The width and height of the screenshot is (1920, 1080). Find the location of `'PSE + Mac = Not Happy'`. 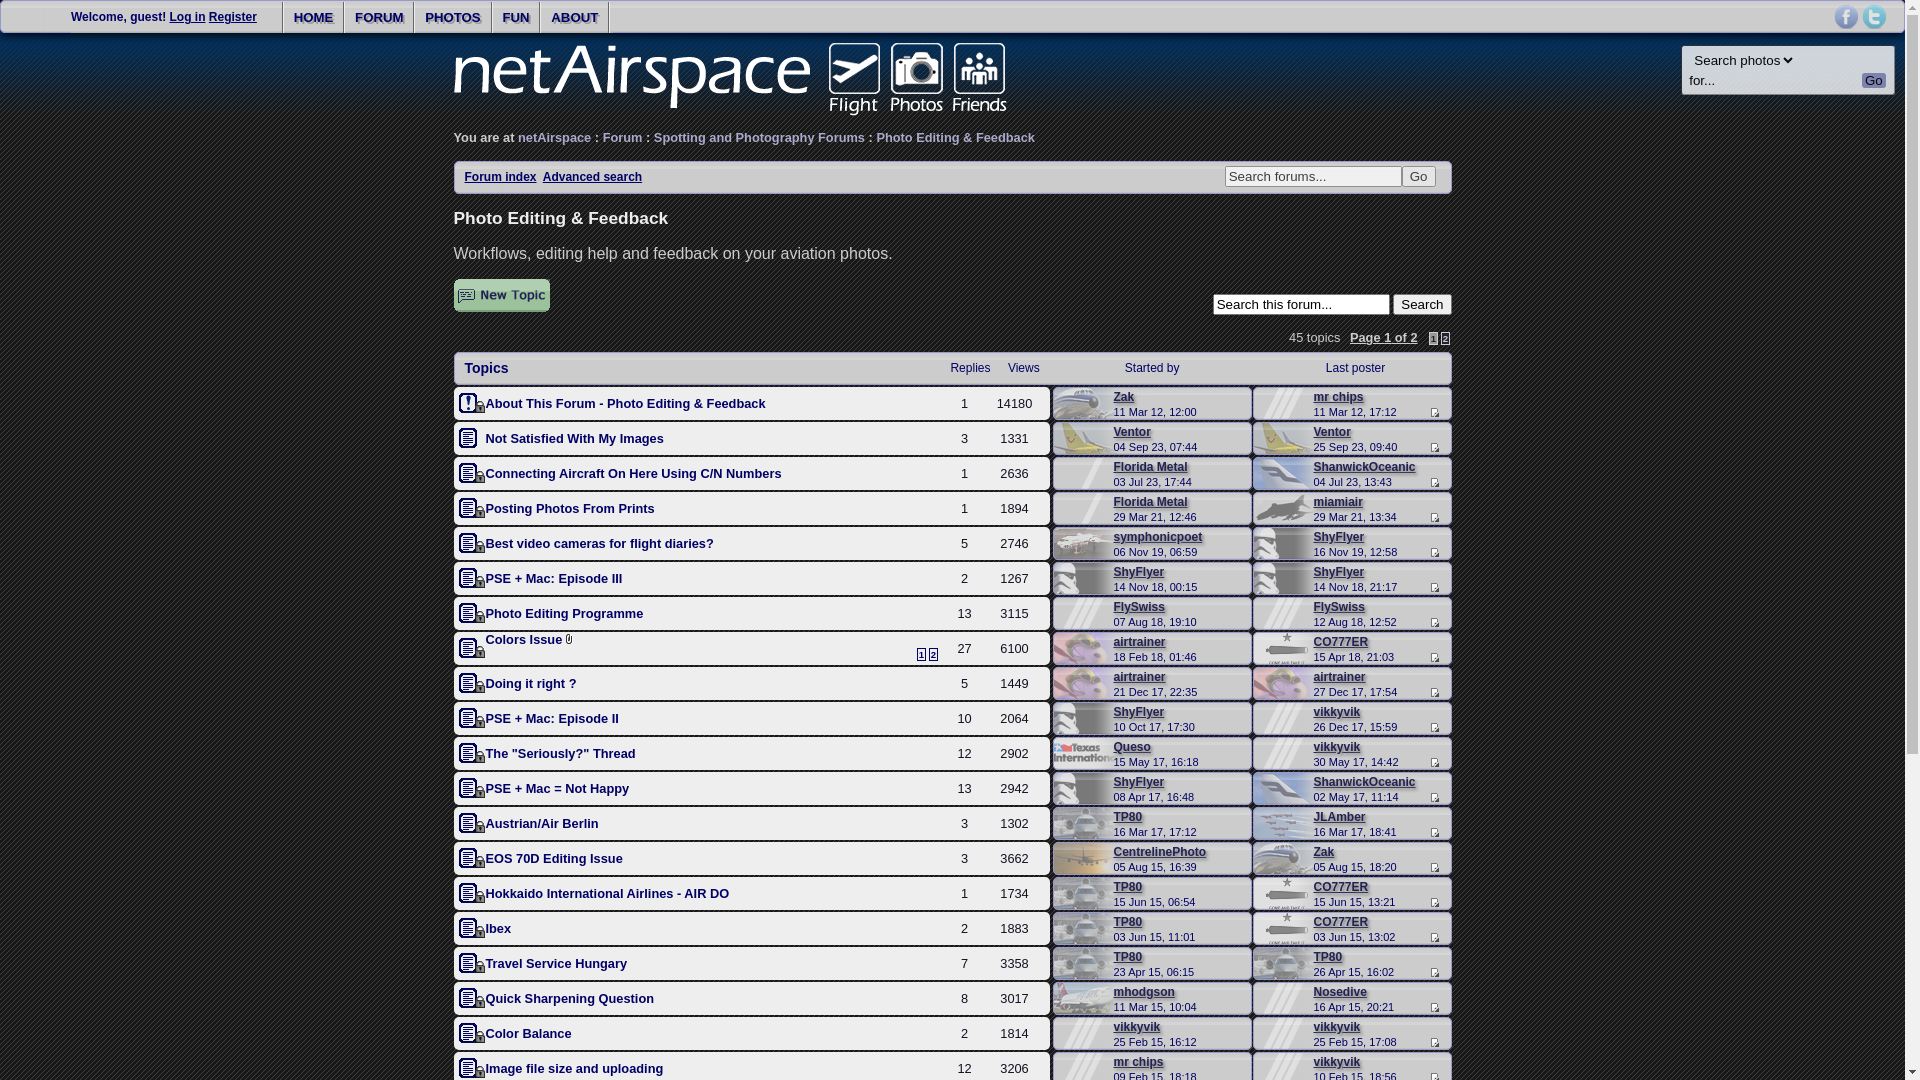

'PSE + Mac = Not Happy' is located at coordinates (557, 787).